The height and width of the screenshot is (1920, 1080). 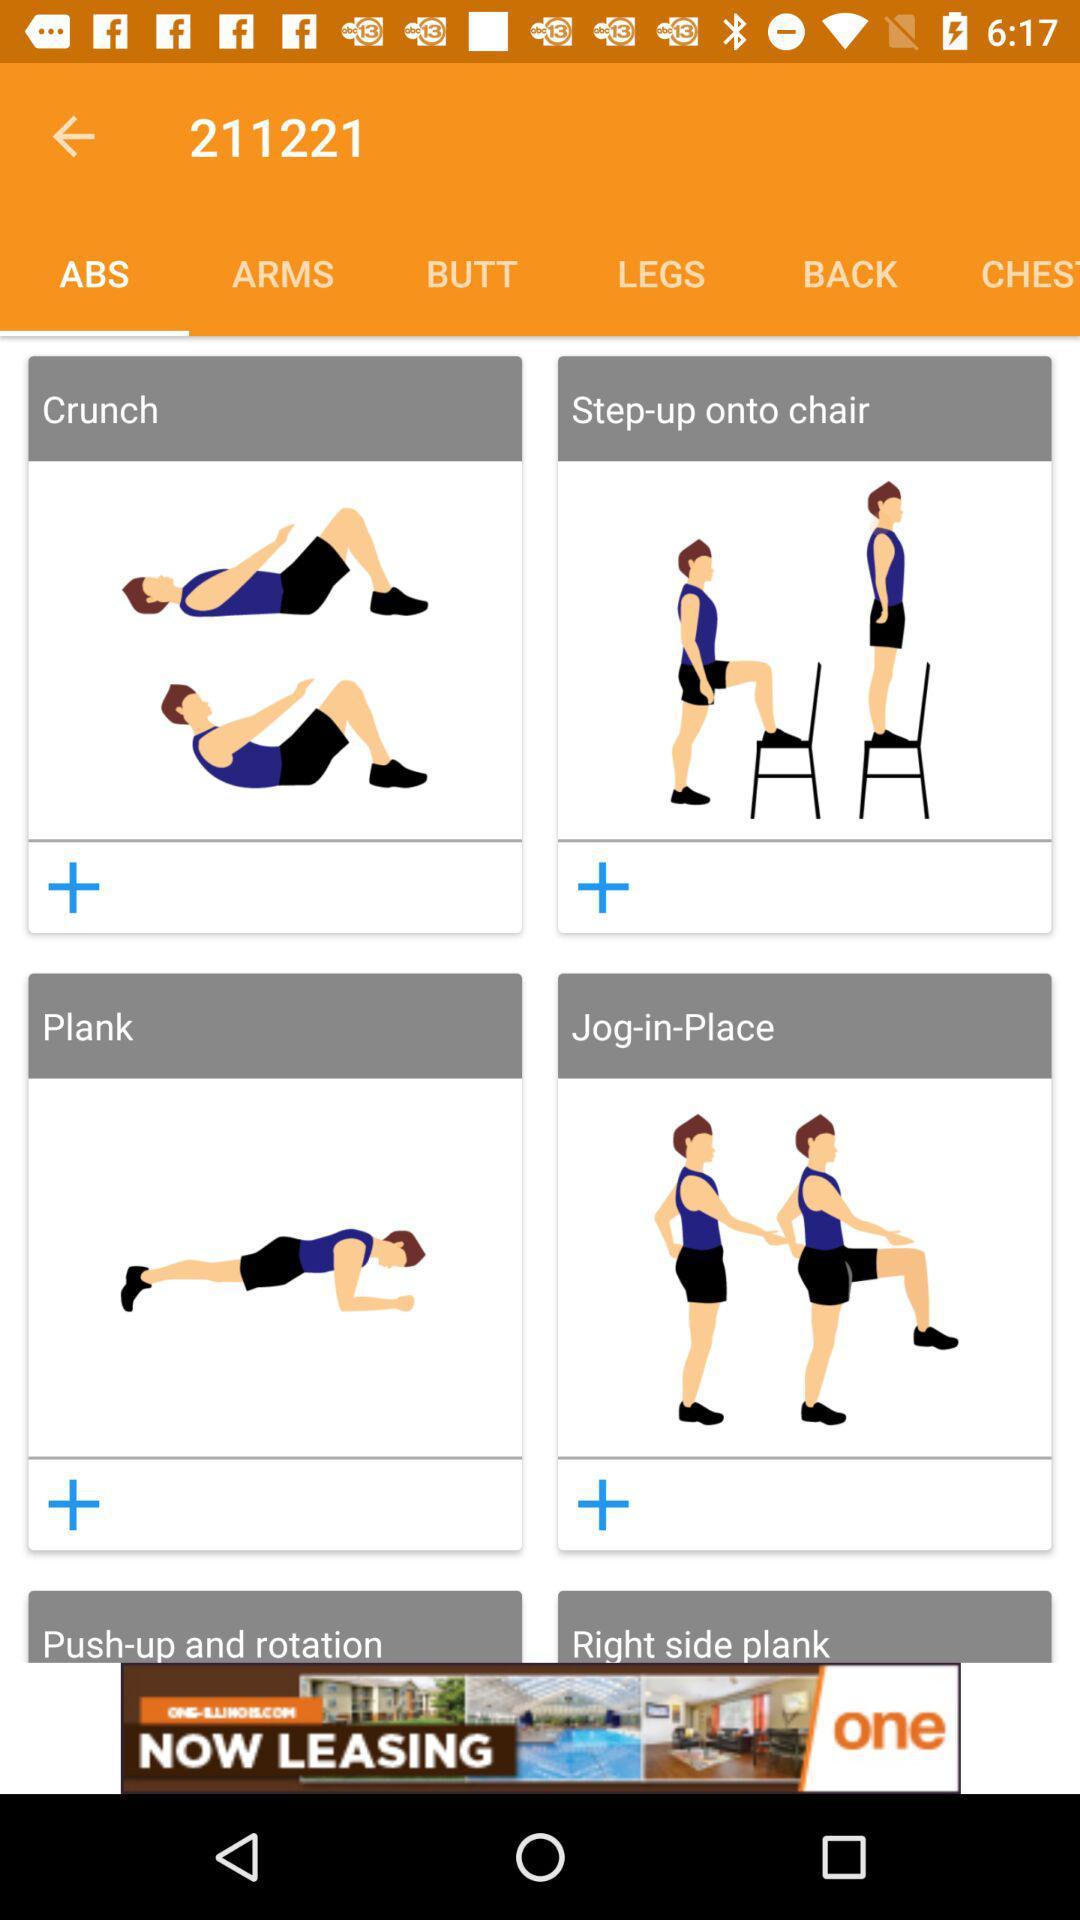 What do you see at coordinates (72, 886) in the screenshot?
I see `button` at bounding box center [72, 886].